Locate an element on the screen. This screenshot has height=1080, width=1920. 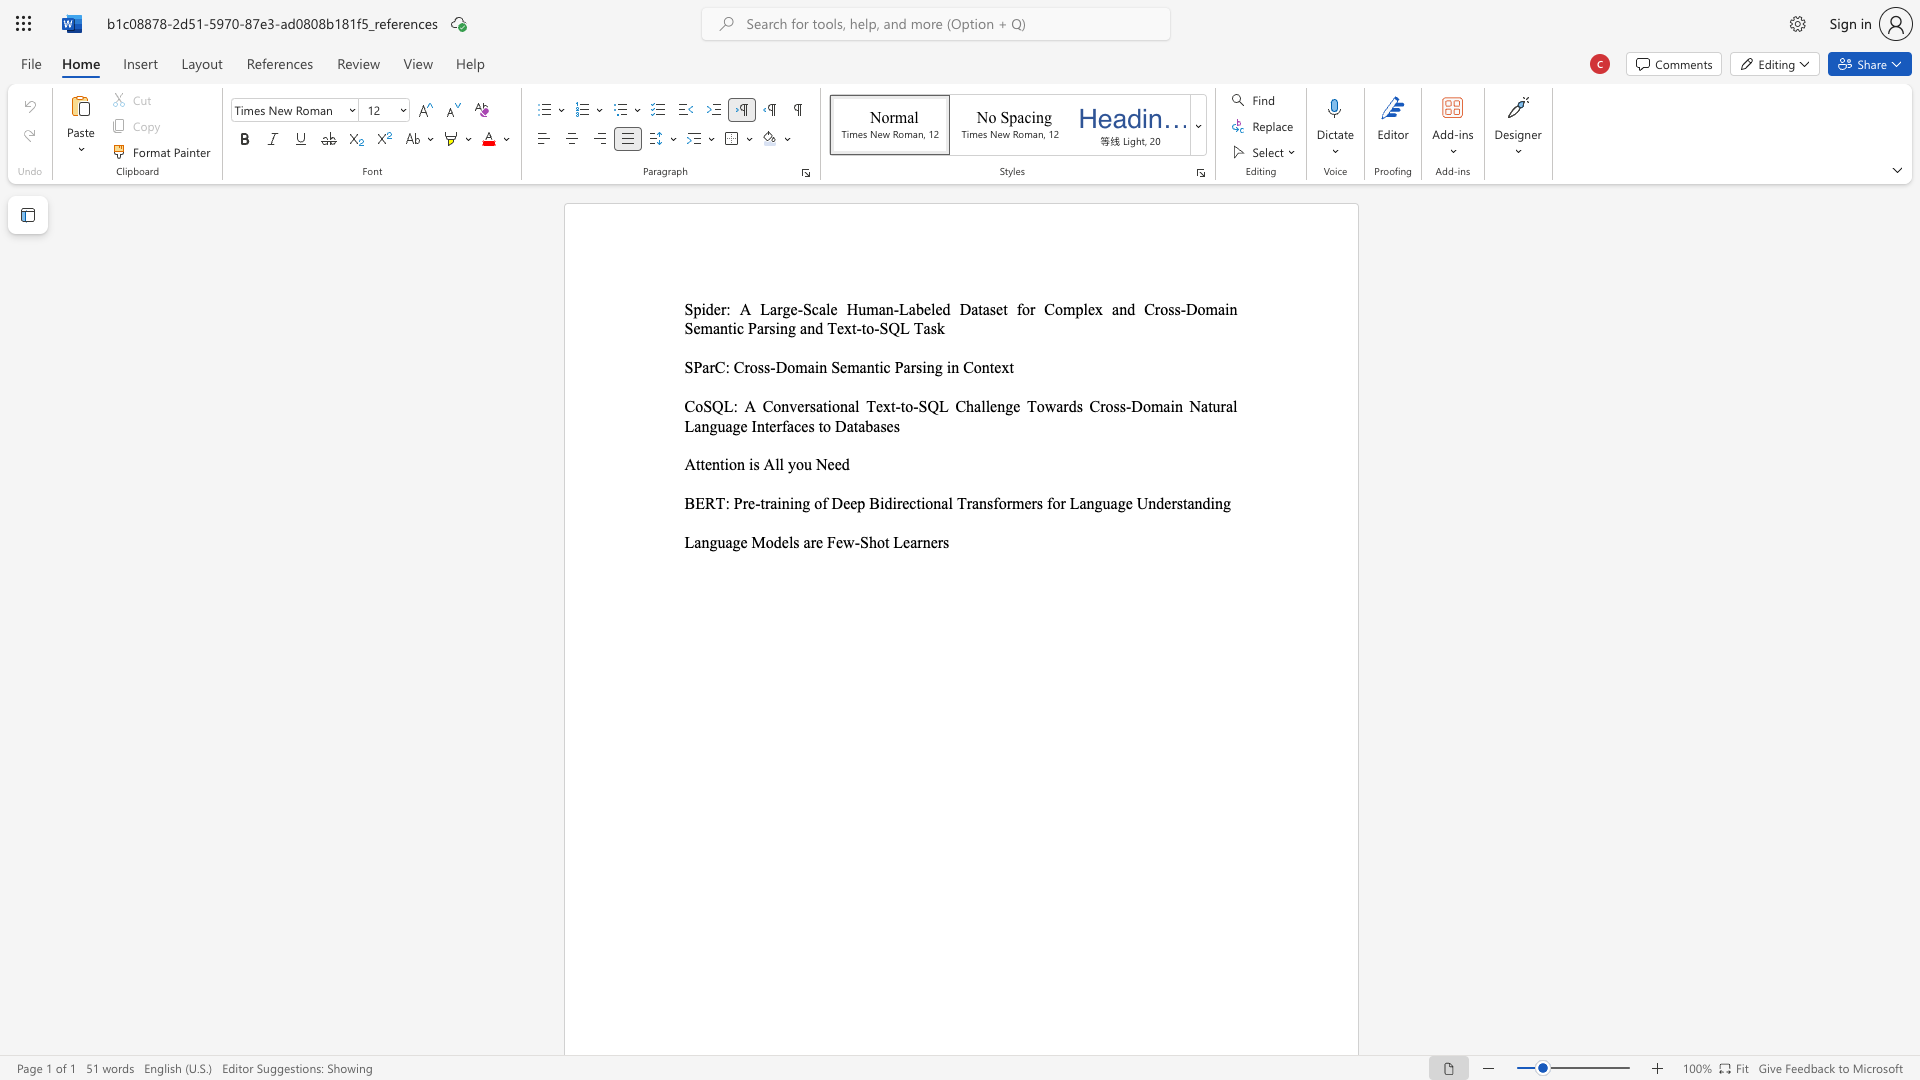
the 1th character "a" in the text is located at coordinates (819, 405).